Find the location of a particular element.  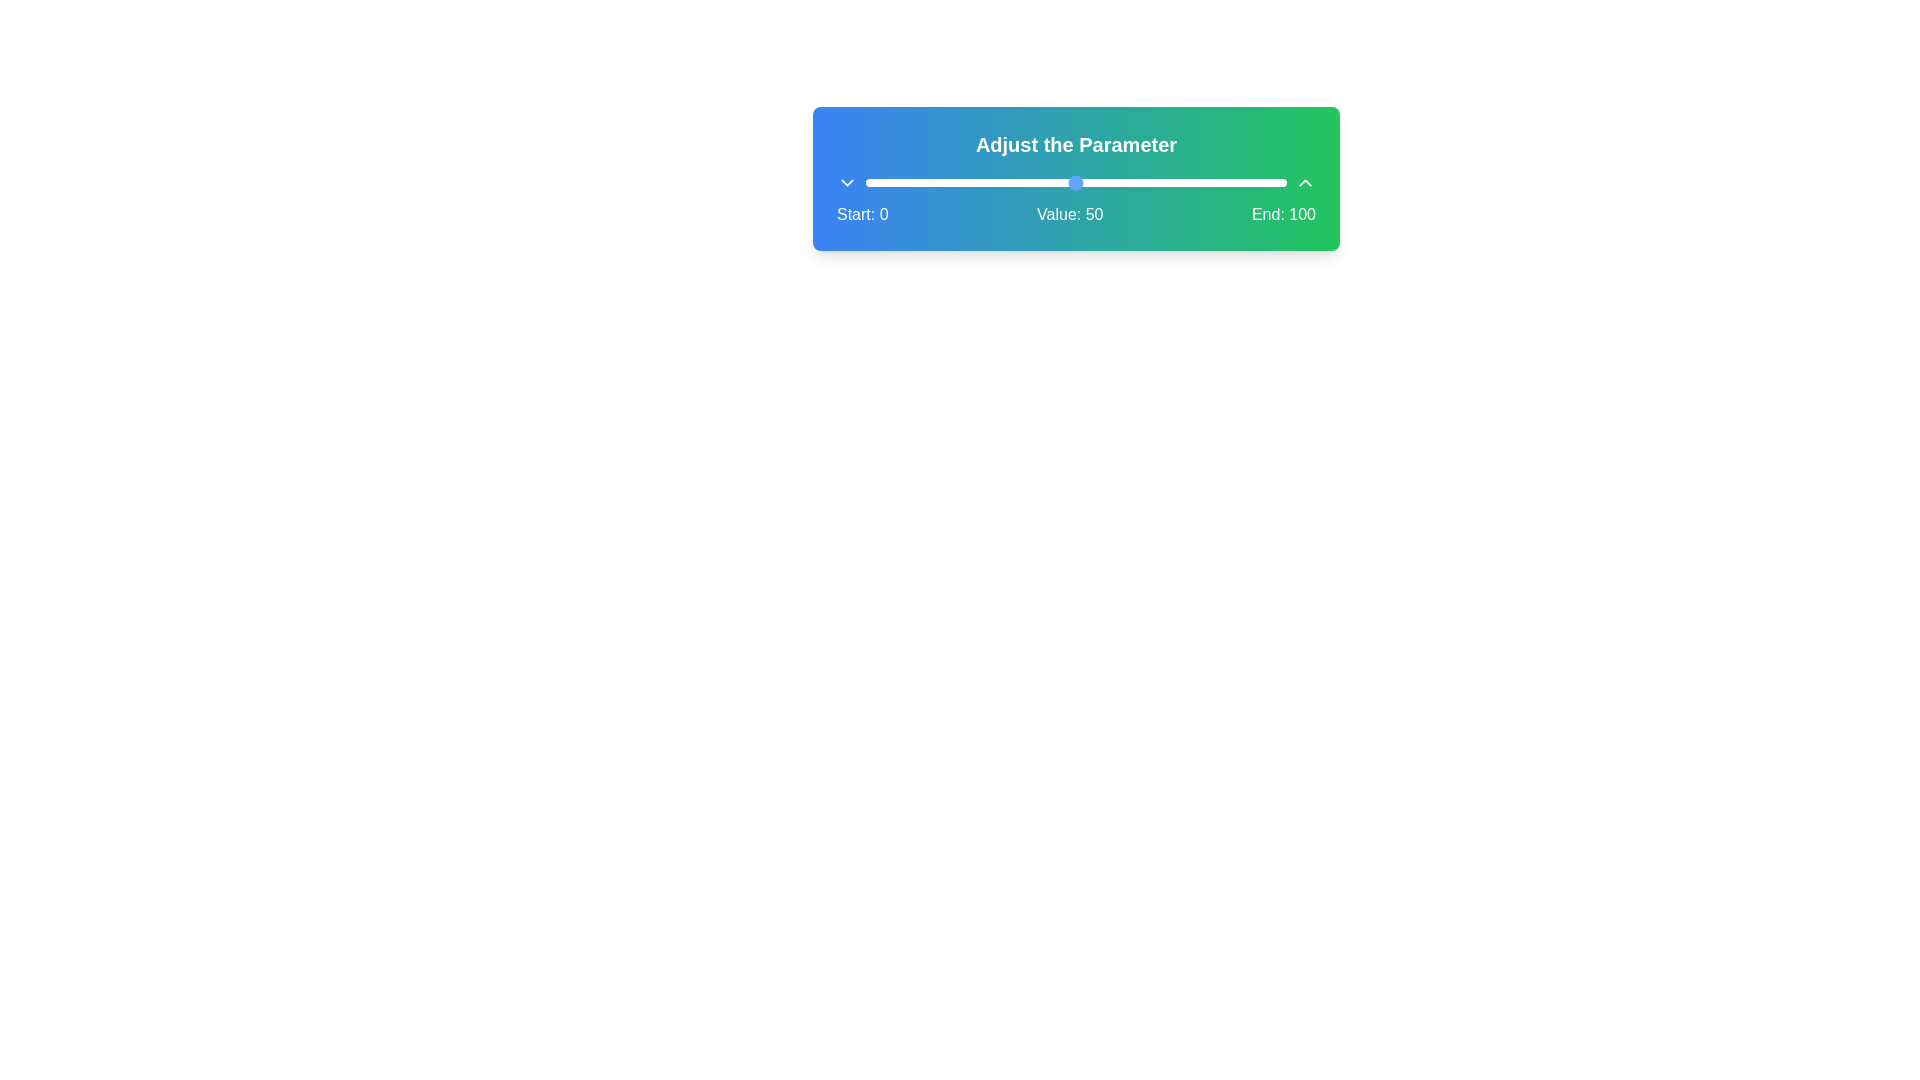

the text label group containing 'Start: 0', 'Value: 50', and 'End: 100' is located at coordinates (1075, 215).